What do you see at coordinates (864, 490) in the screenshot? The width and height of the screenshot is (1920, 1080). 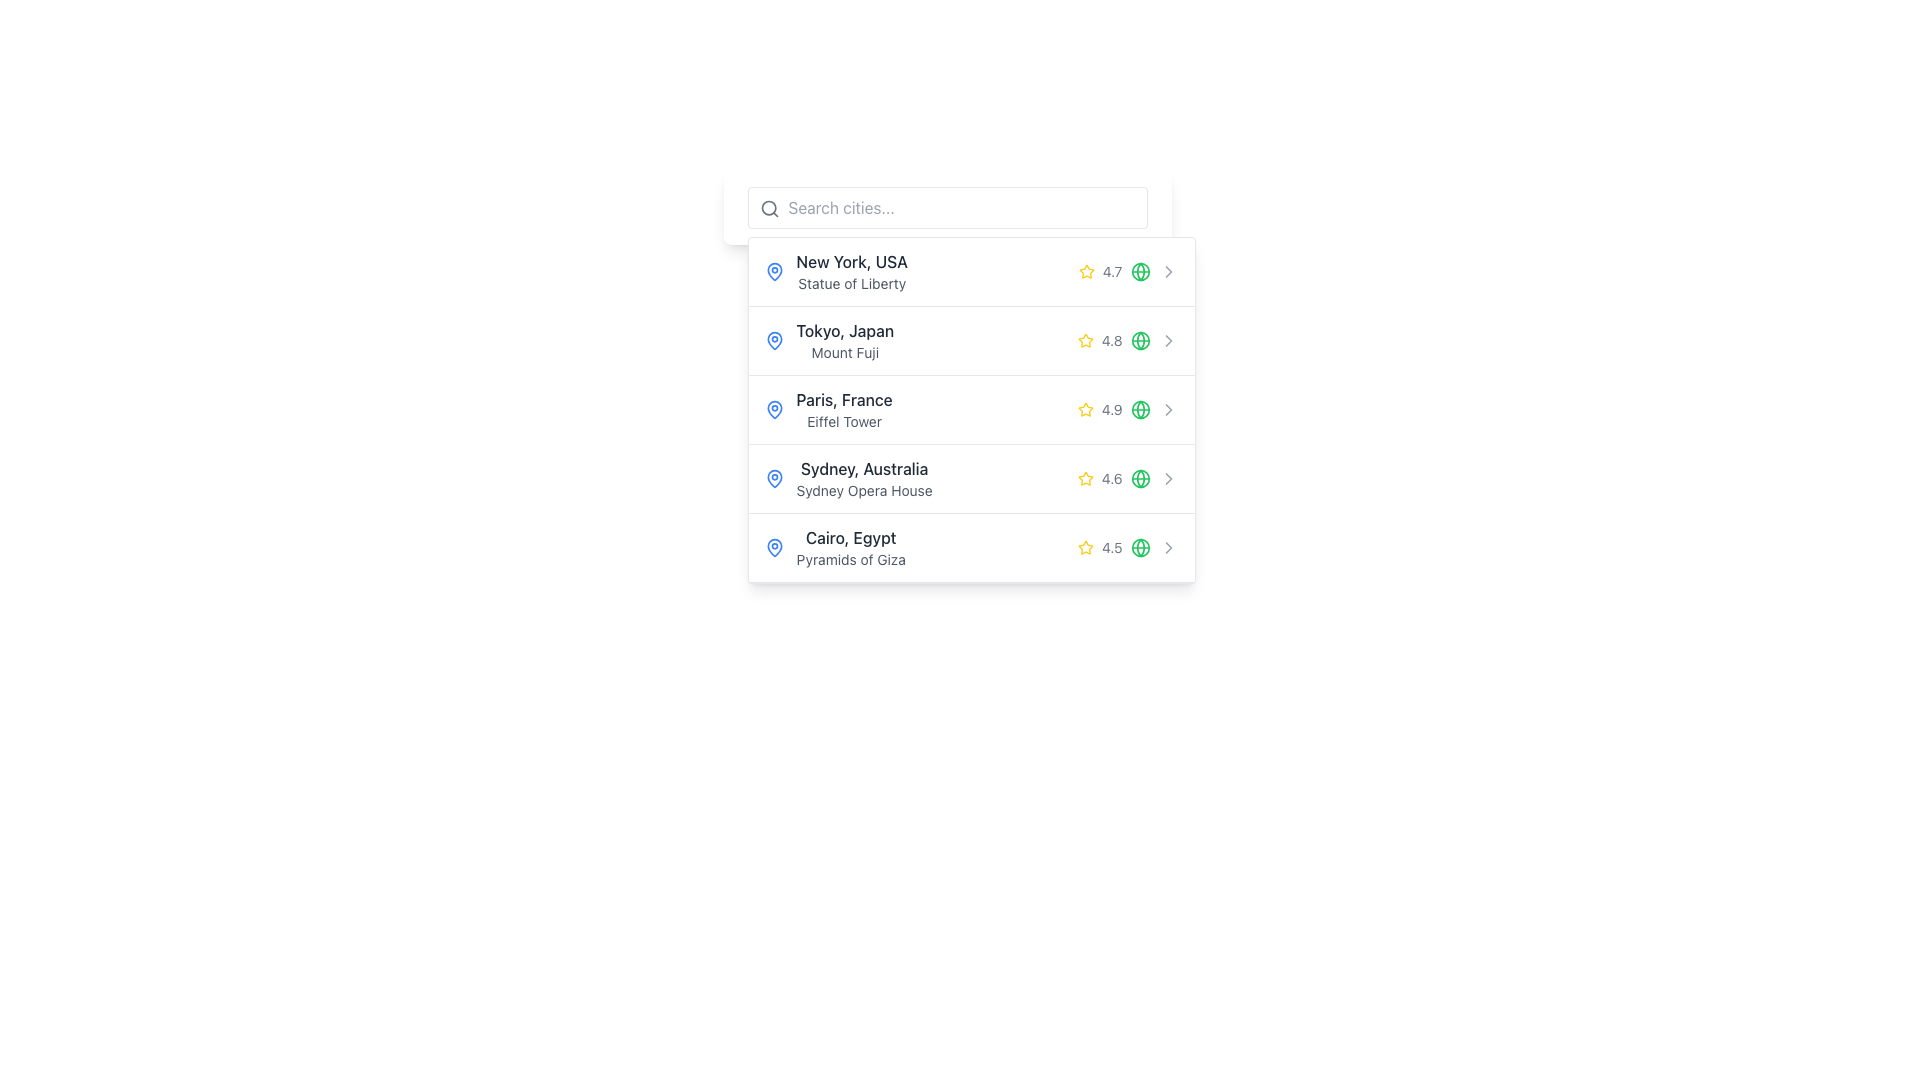 I see `the static text label displaying 'Sydney Opera House', which is a smaller light gray text located below 'Sydney, Australia' in the fourth row of the landmarks list` at bounding box center [864, 490].